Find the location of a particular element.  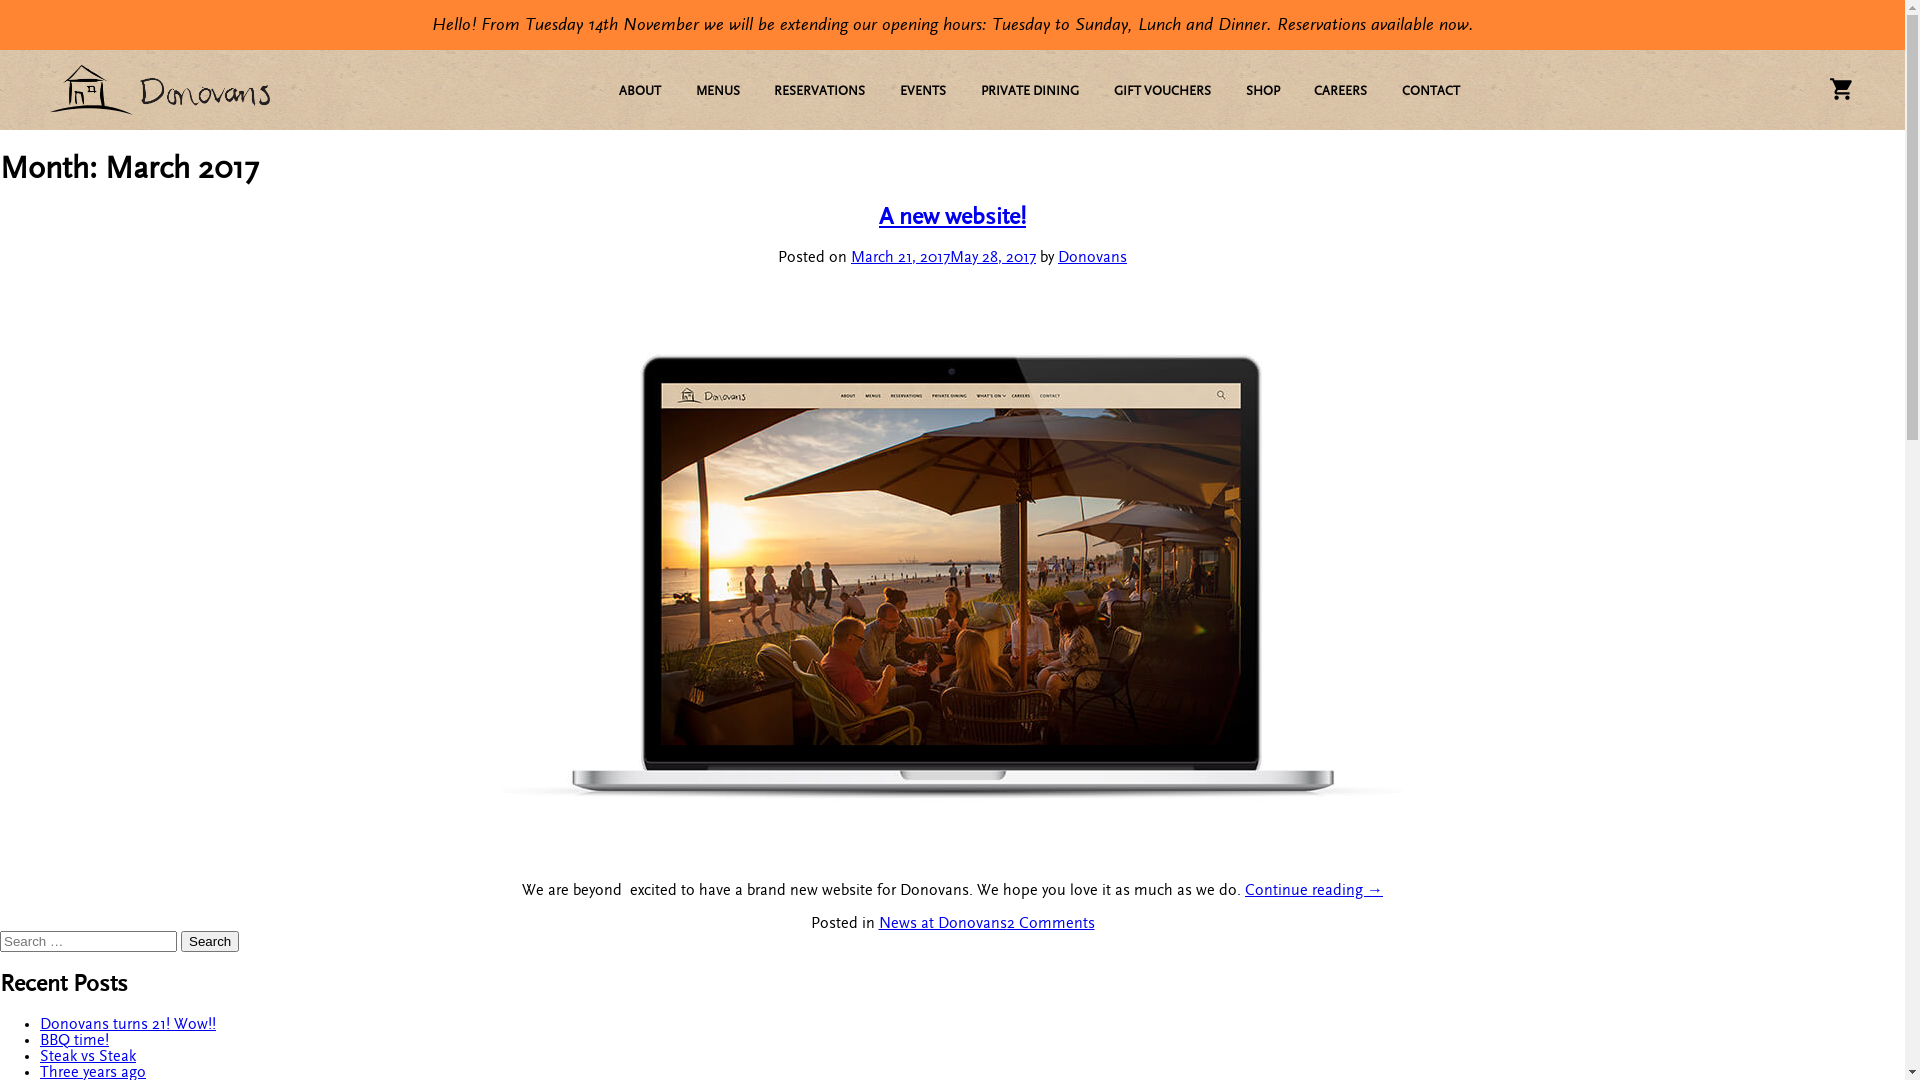

'ABOUT' is located at coordinates (638, 91).